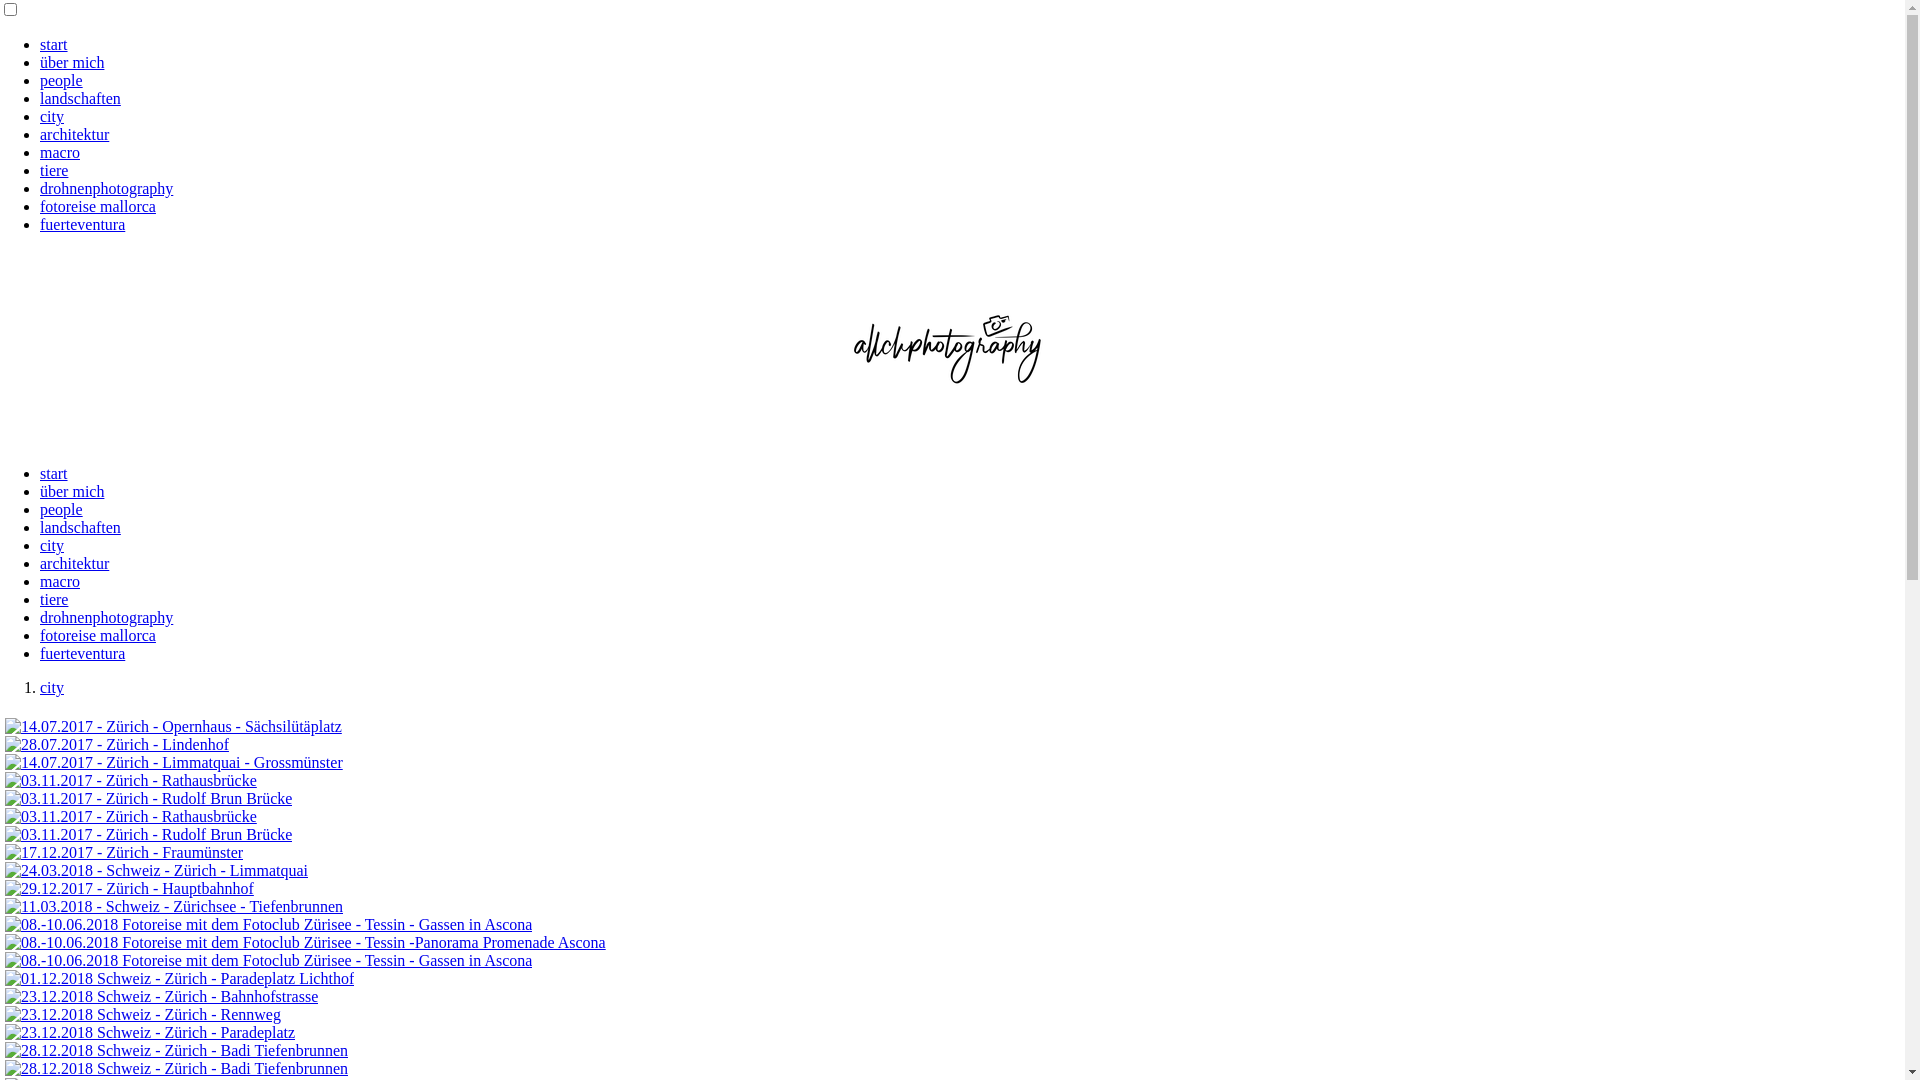  I want to click on 'start', so click(39, 44).